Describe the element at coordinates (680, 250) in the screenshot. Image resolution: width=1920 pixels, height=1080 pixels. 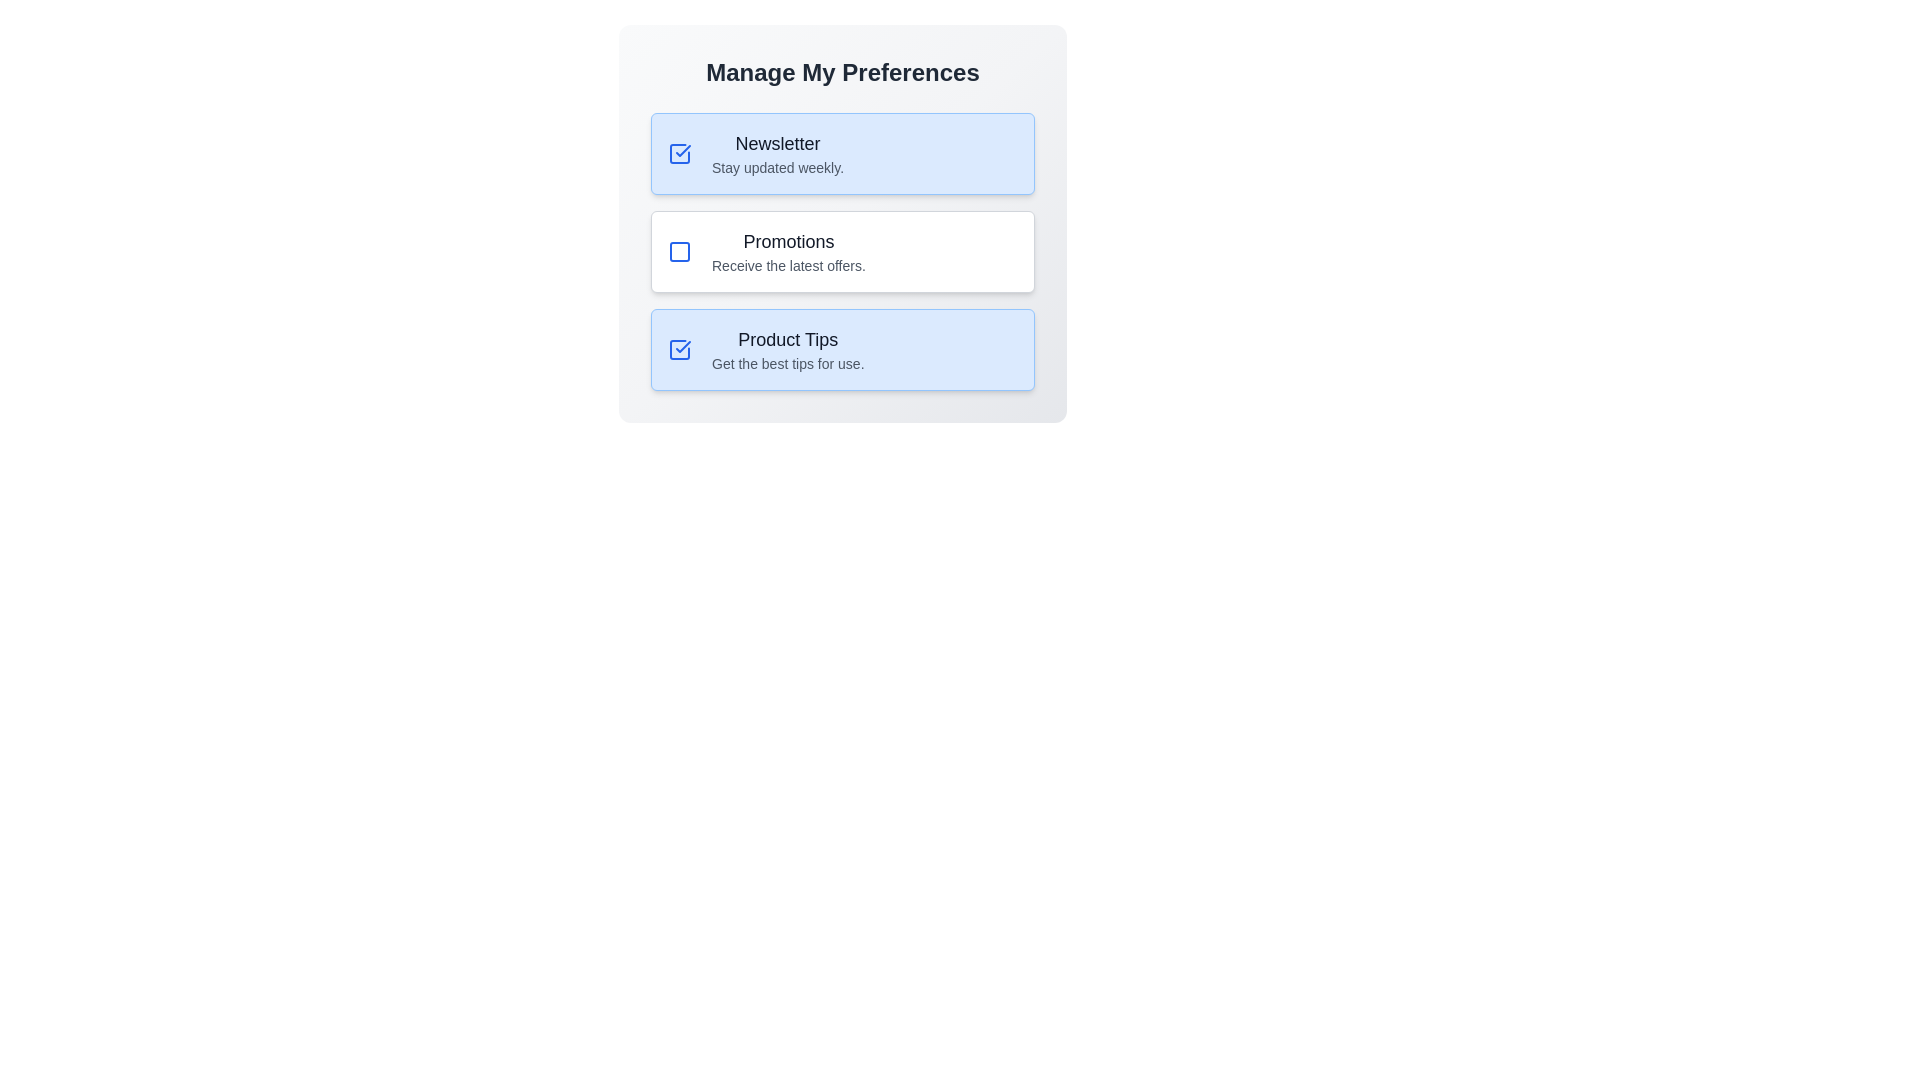
I see `the small square icon with rounded corners located inside a larger outlined square, positioned to the left of the 'Promotions' label in the vertical list of preferences options` at that location.